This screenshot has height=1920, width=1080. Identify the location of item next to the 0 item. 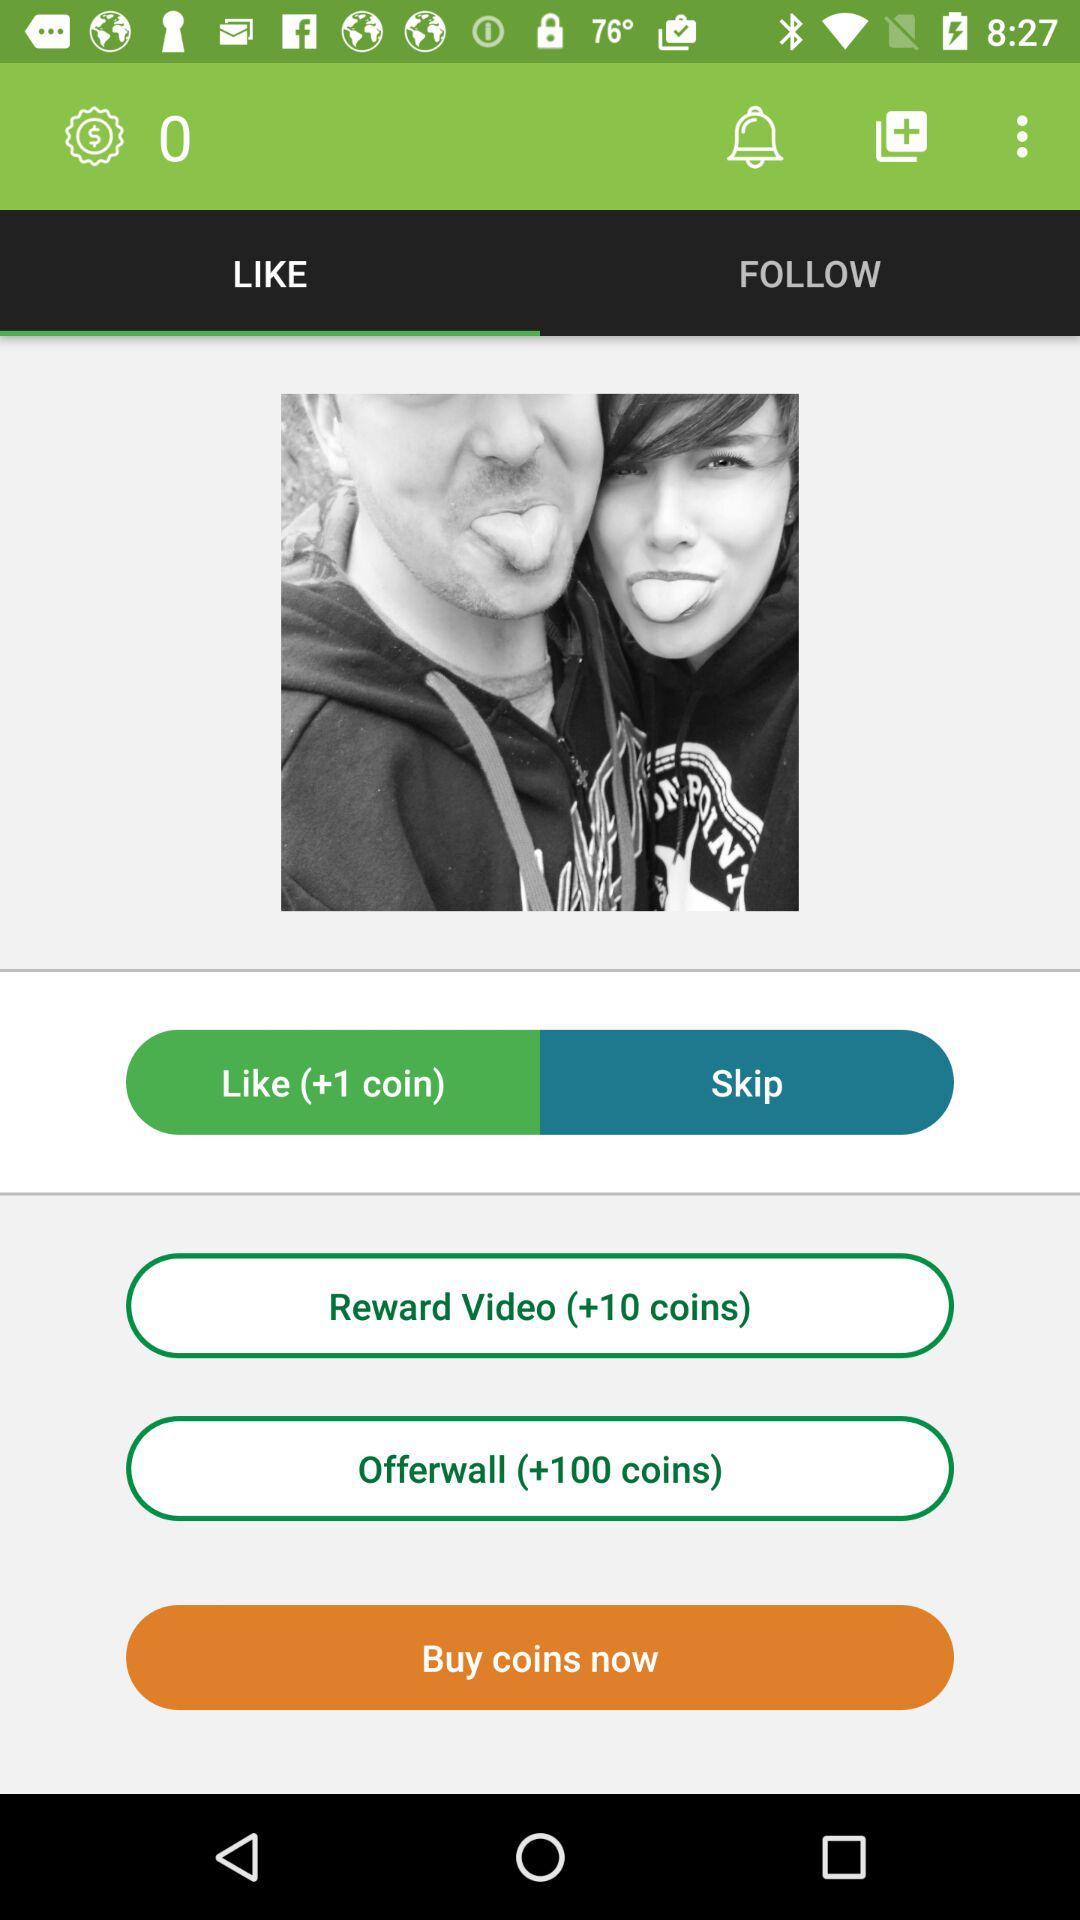
(754, 135).